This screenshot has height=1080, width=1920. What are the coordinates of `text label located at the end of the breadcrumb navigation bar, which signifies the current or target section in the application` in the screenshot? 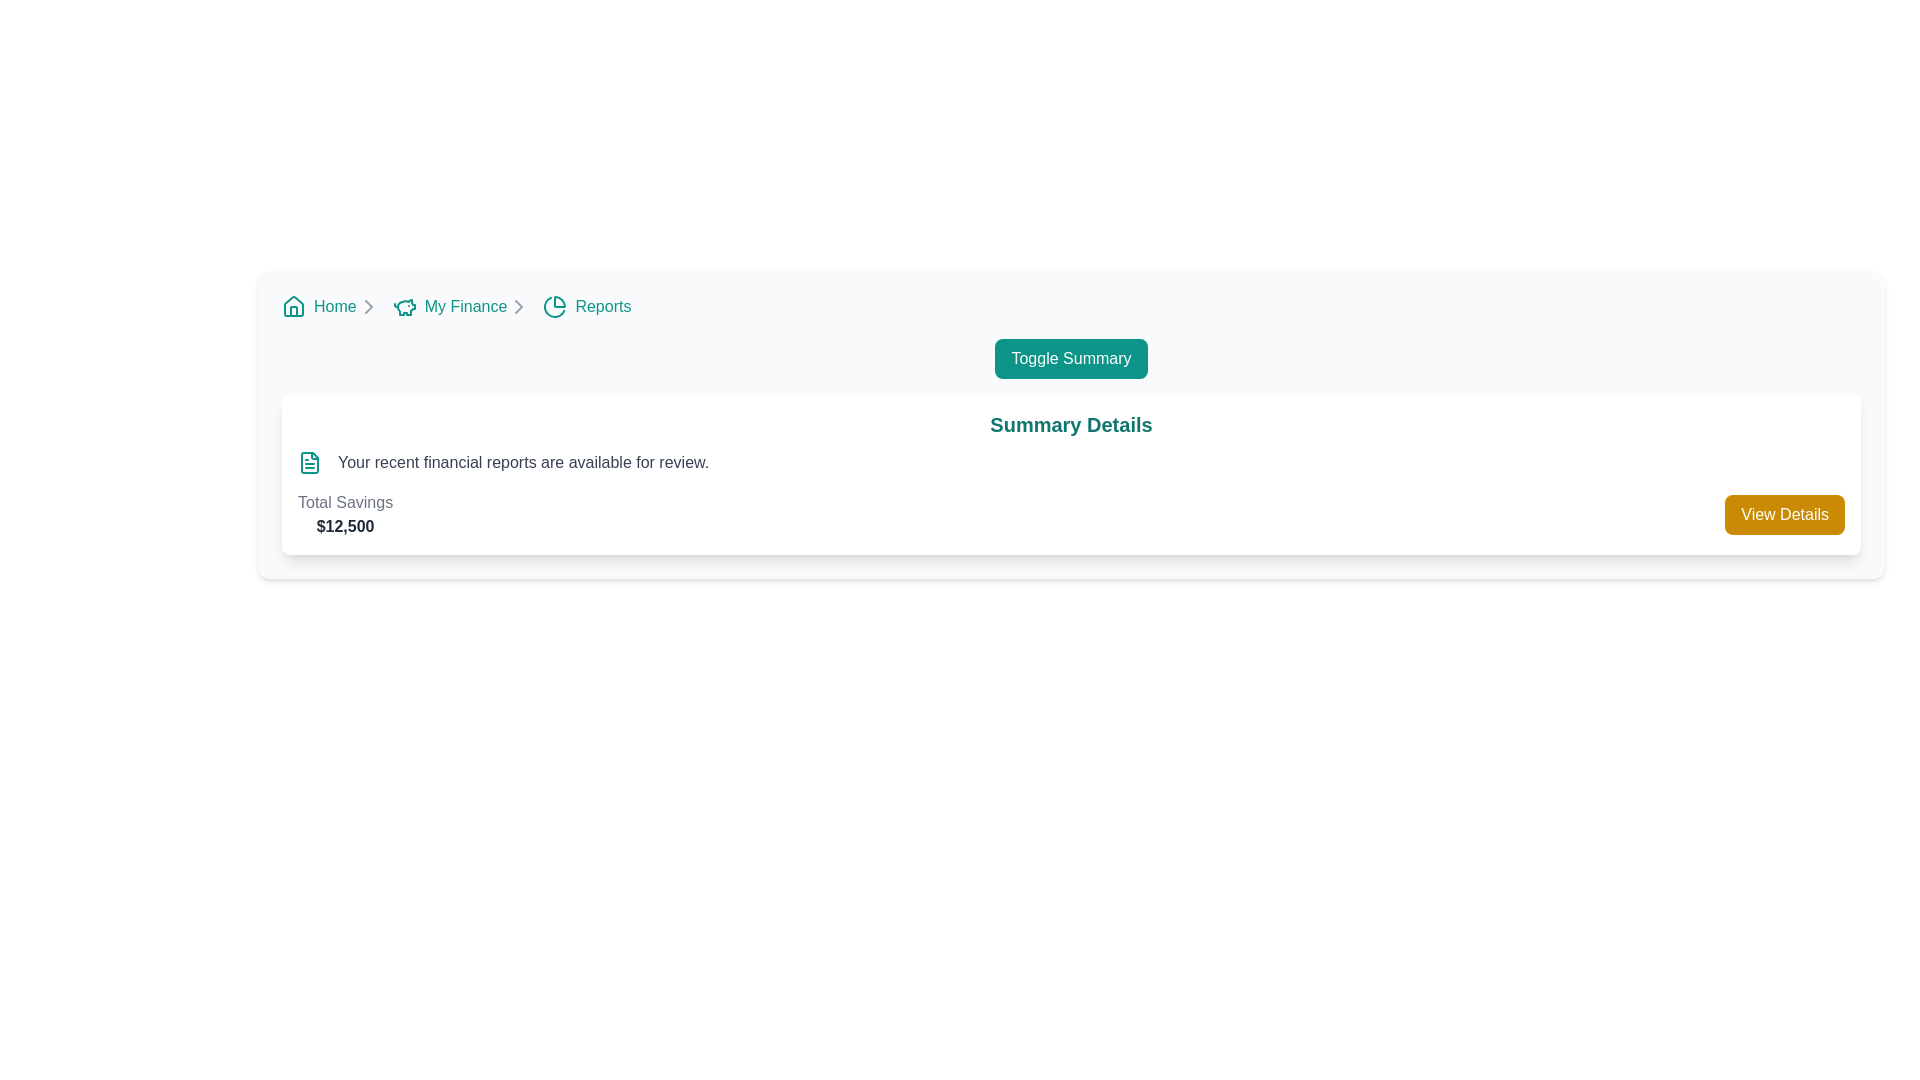 It's located at (602, 307).